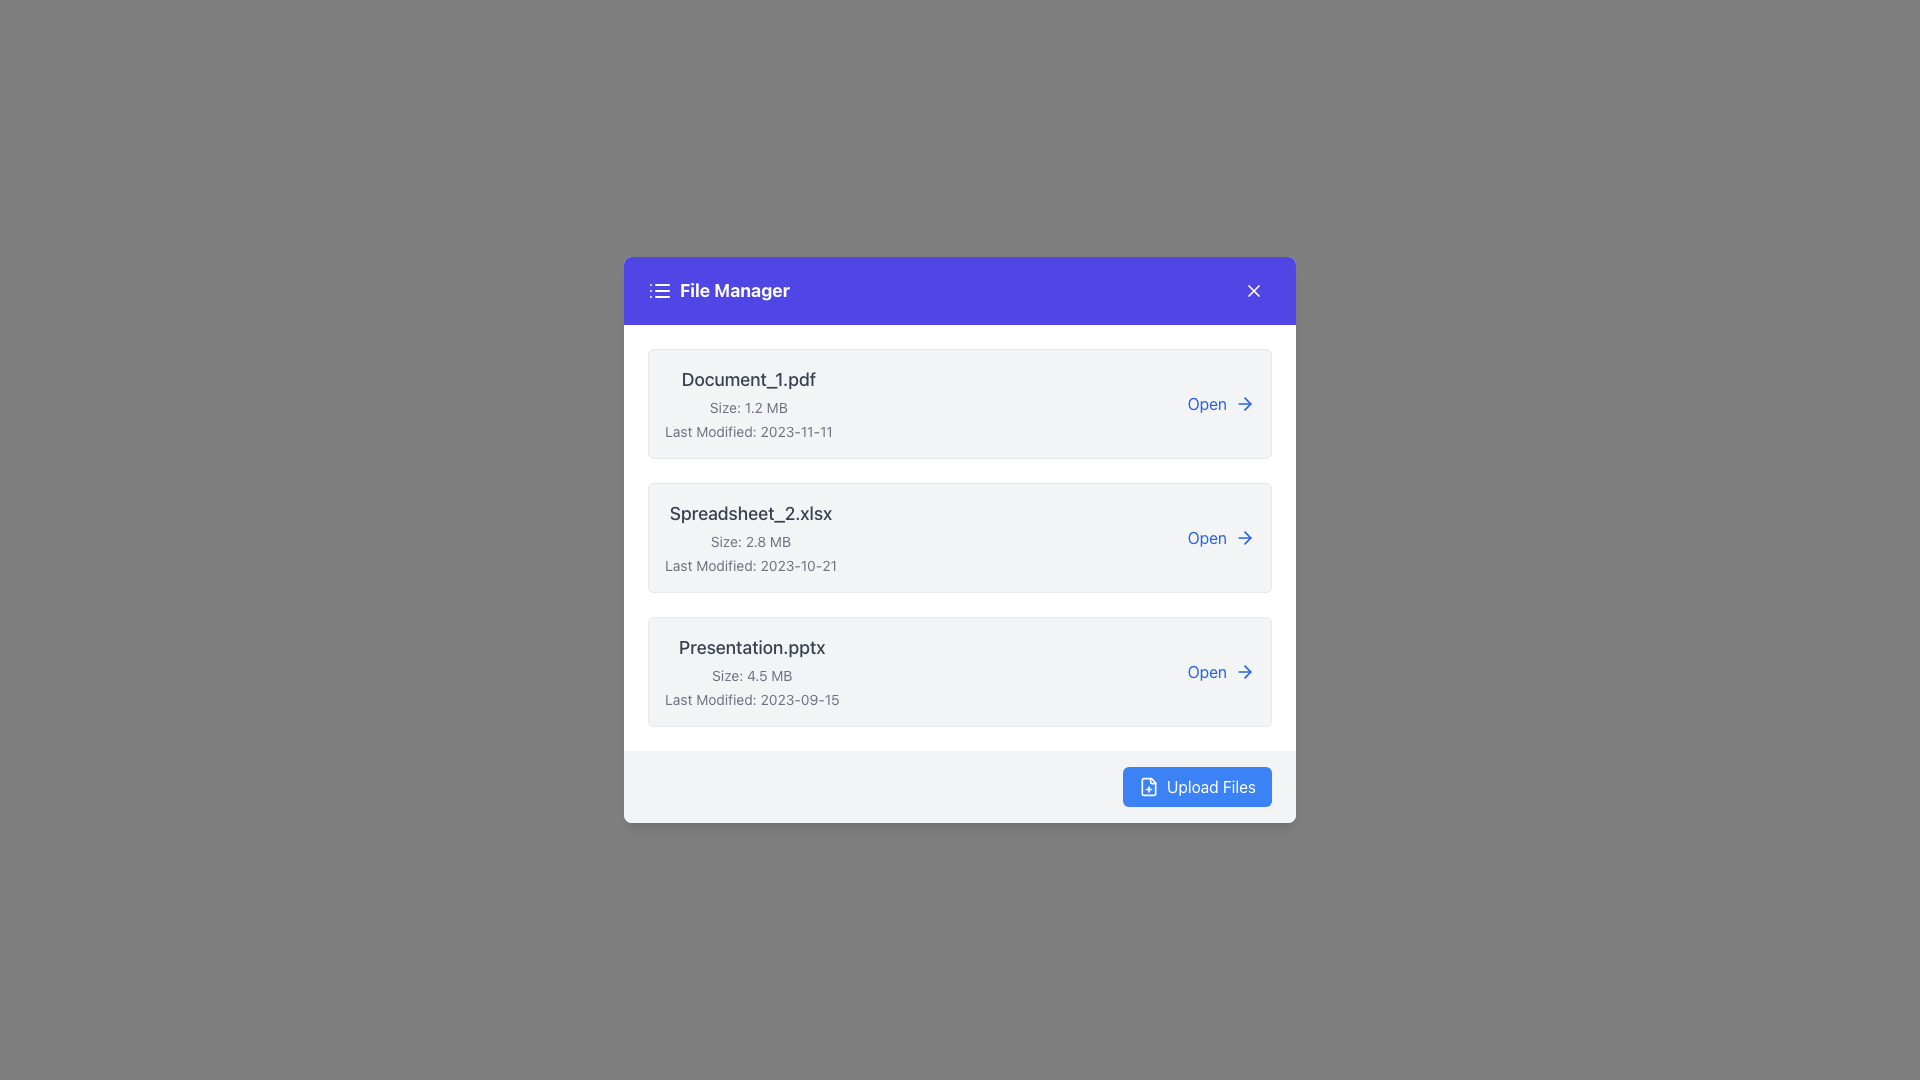 The height and width of the screenshot is (1080, 1920). What do you see at coordinates (747, 407) in the screenshot?
I see `the static text element that indicates the size of the file 'Document_1.pdf', located in the first item block of the file list, positioned between the file name and the last modified date` at bounding box center [747, 407].